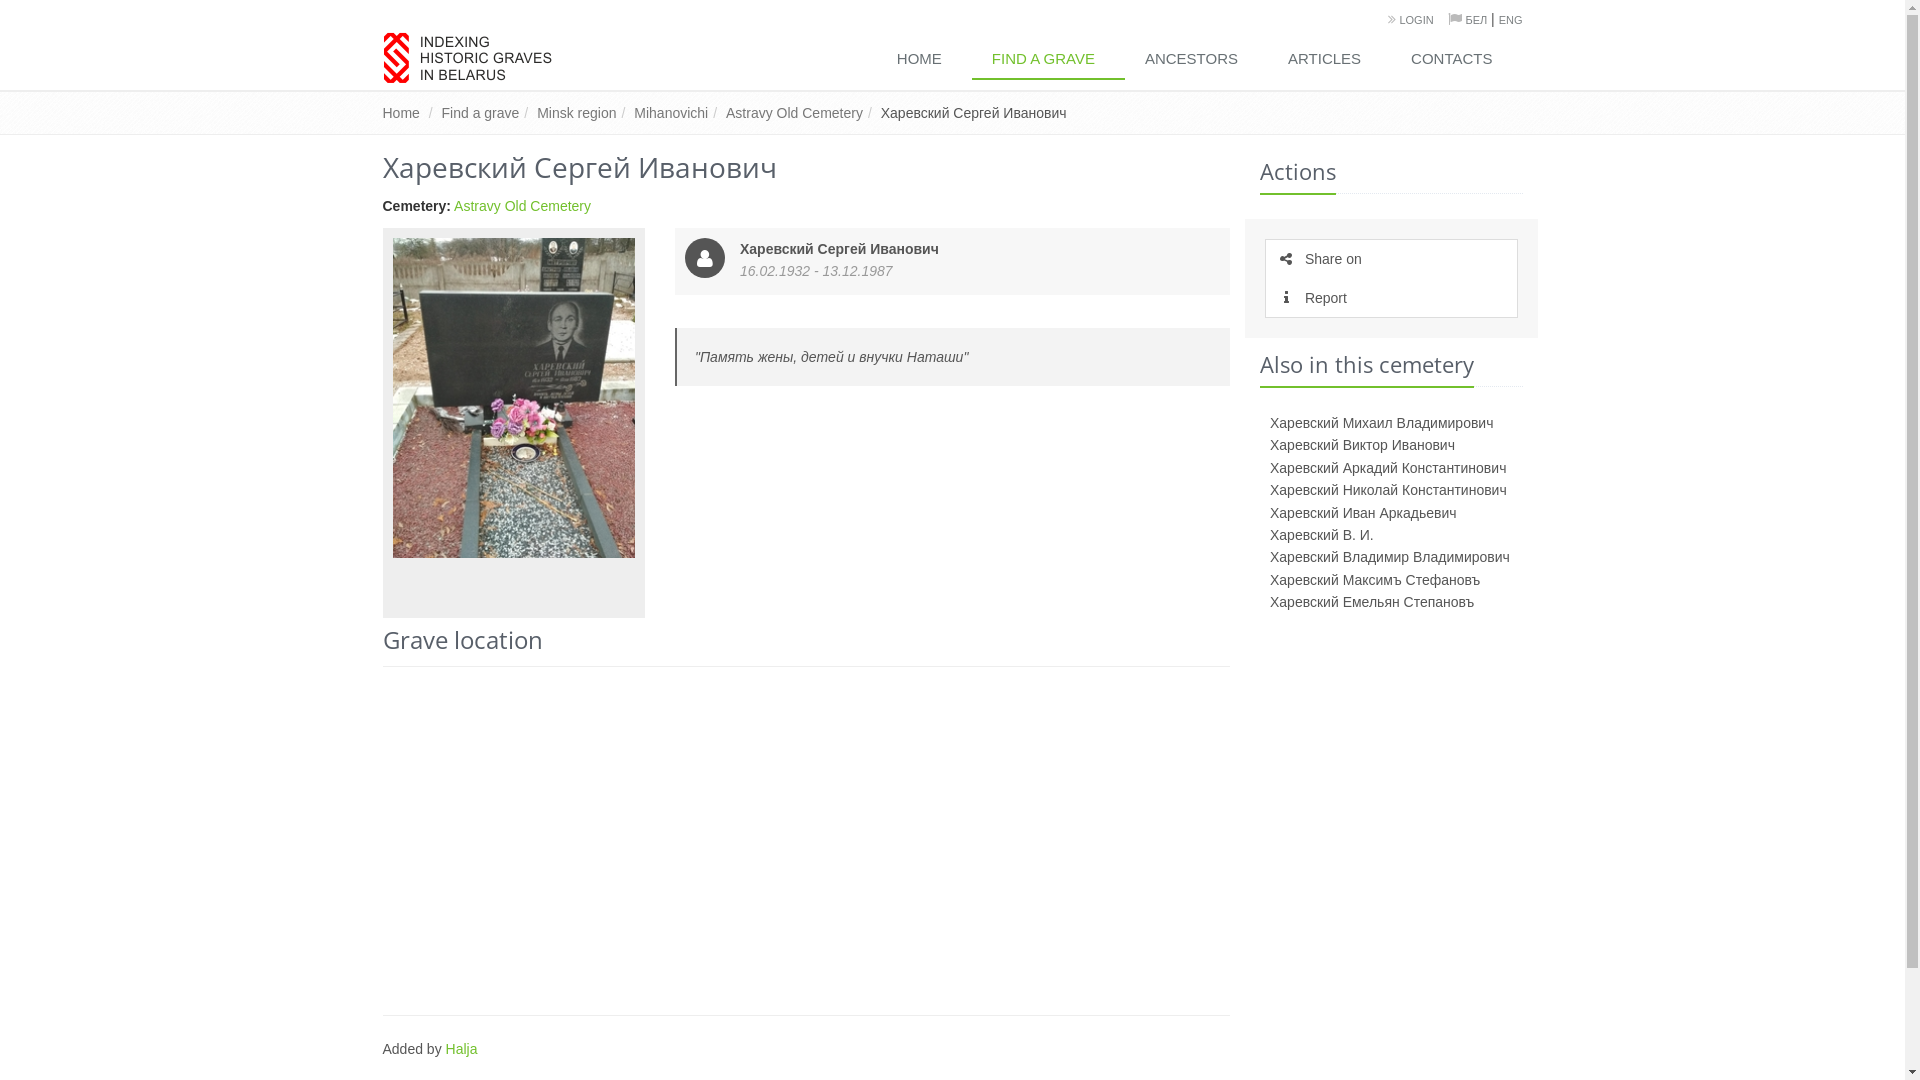  Describe the element at coordinates (671, 112) in the screenshot. I see `'Mihanovichi'` at that location.